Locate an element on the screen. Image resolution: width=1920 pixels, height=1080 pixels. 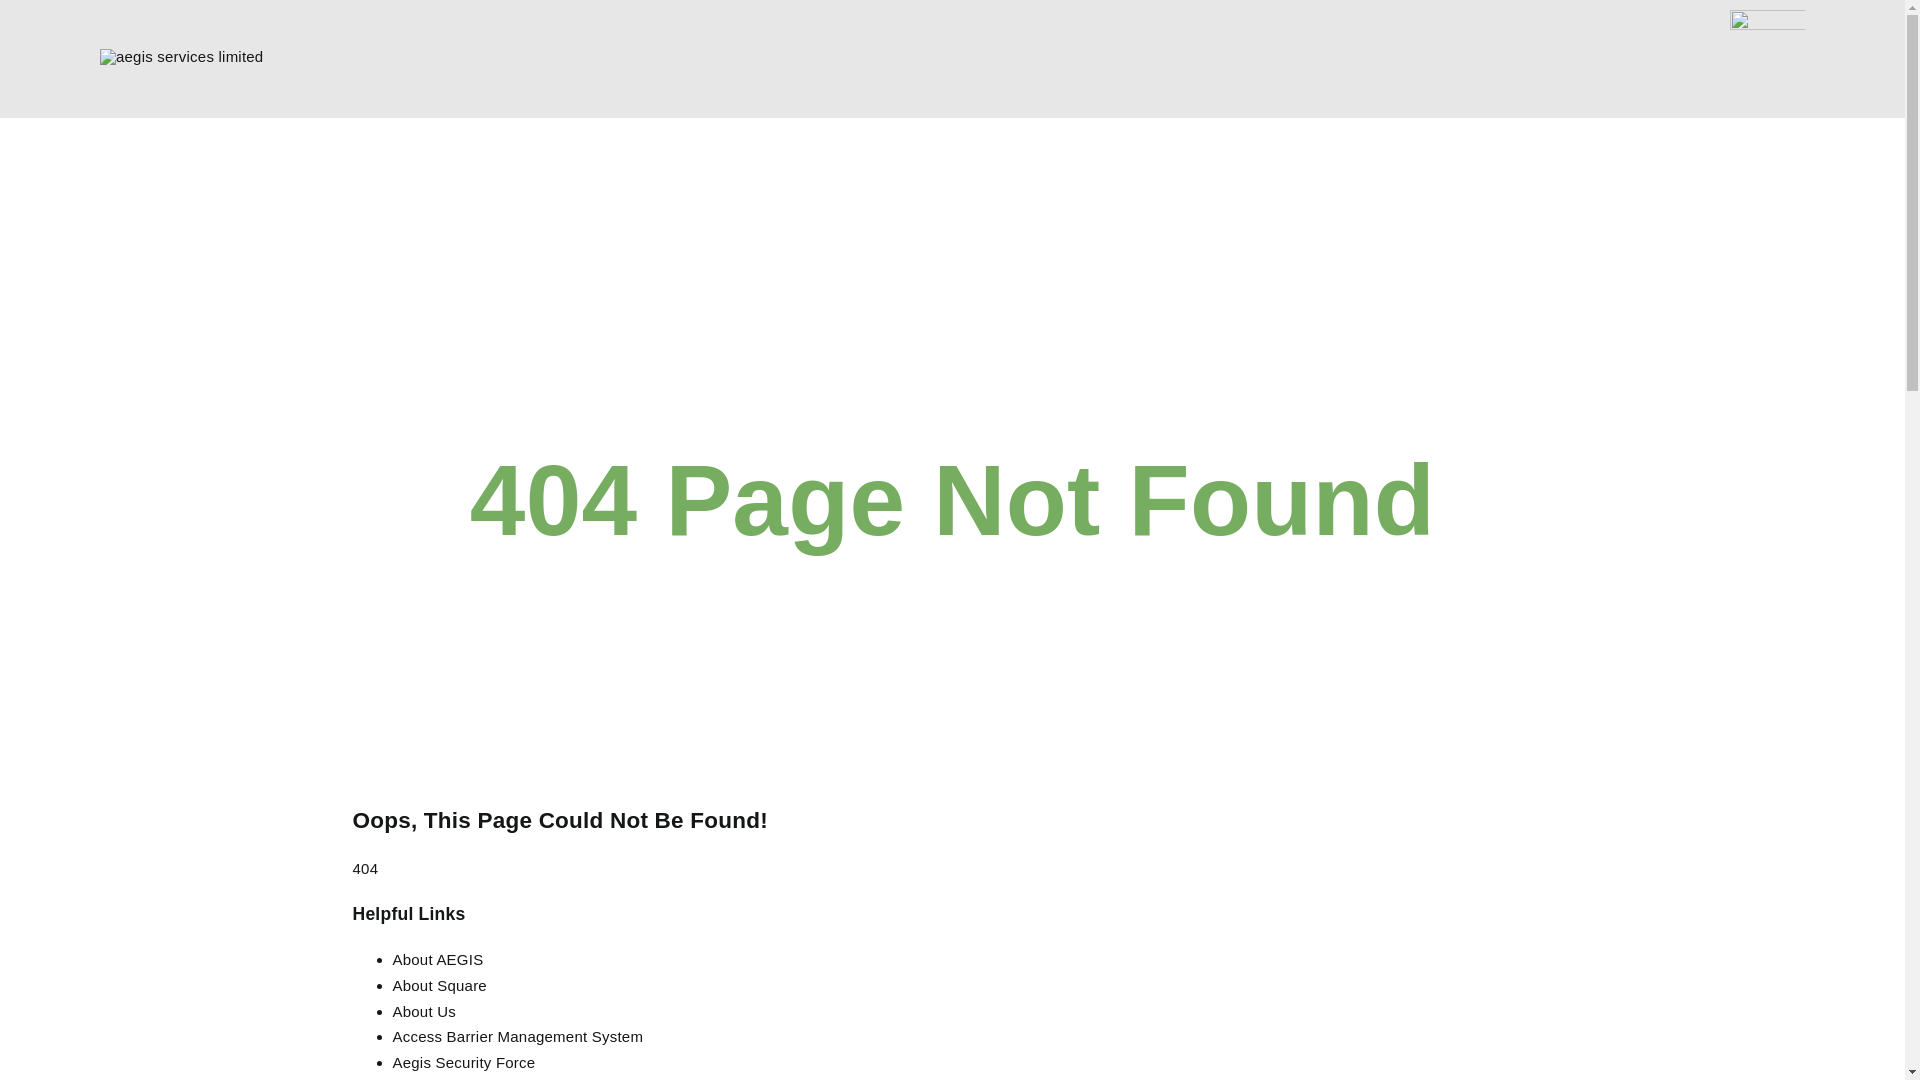
'Access Barrier Management System' is located at coordinates (517, 1035).